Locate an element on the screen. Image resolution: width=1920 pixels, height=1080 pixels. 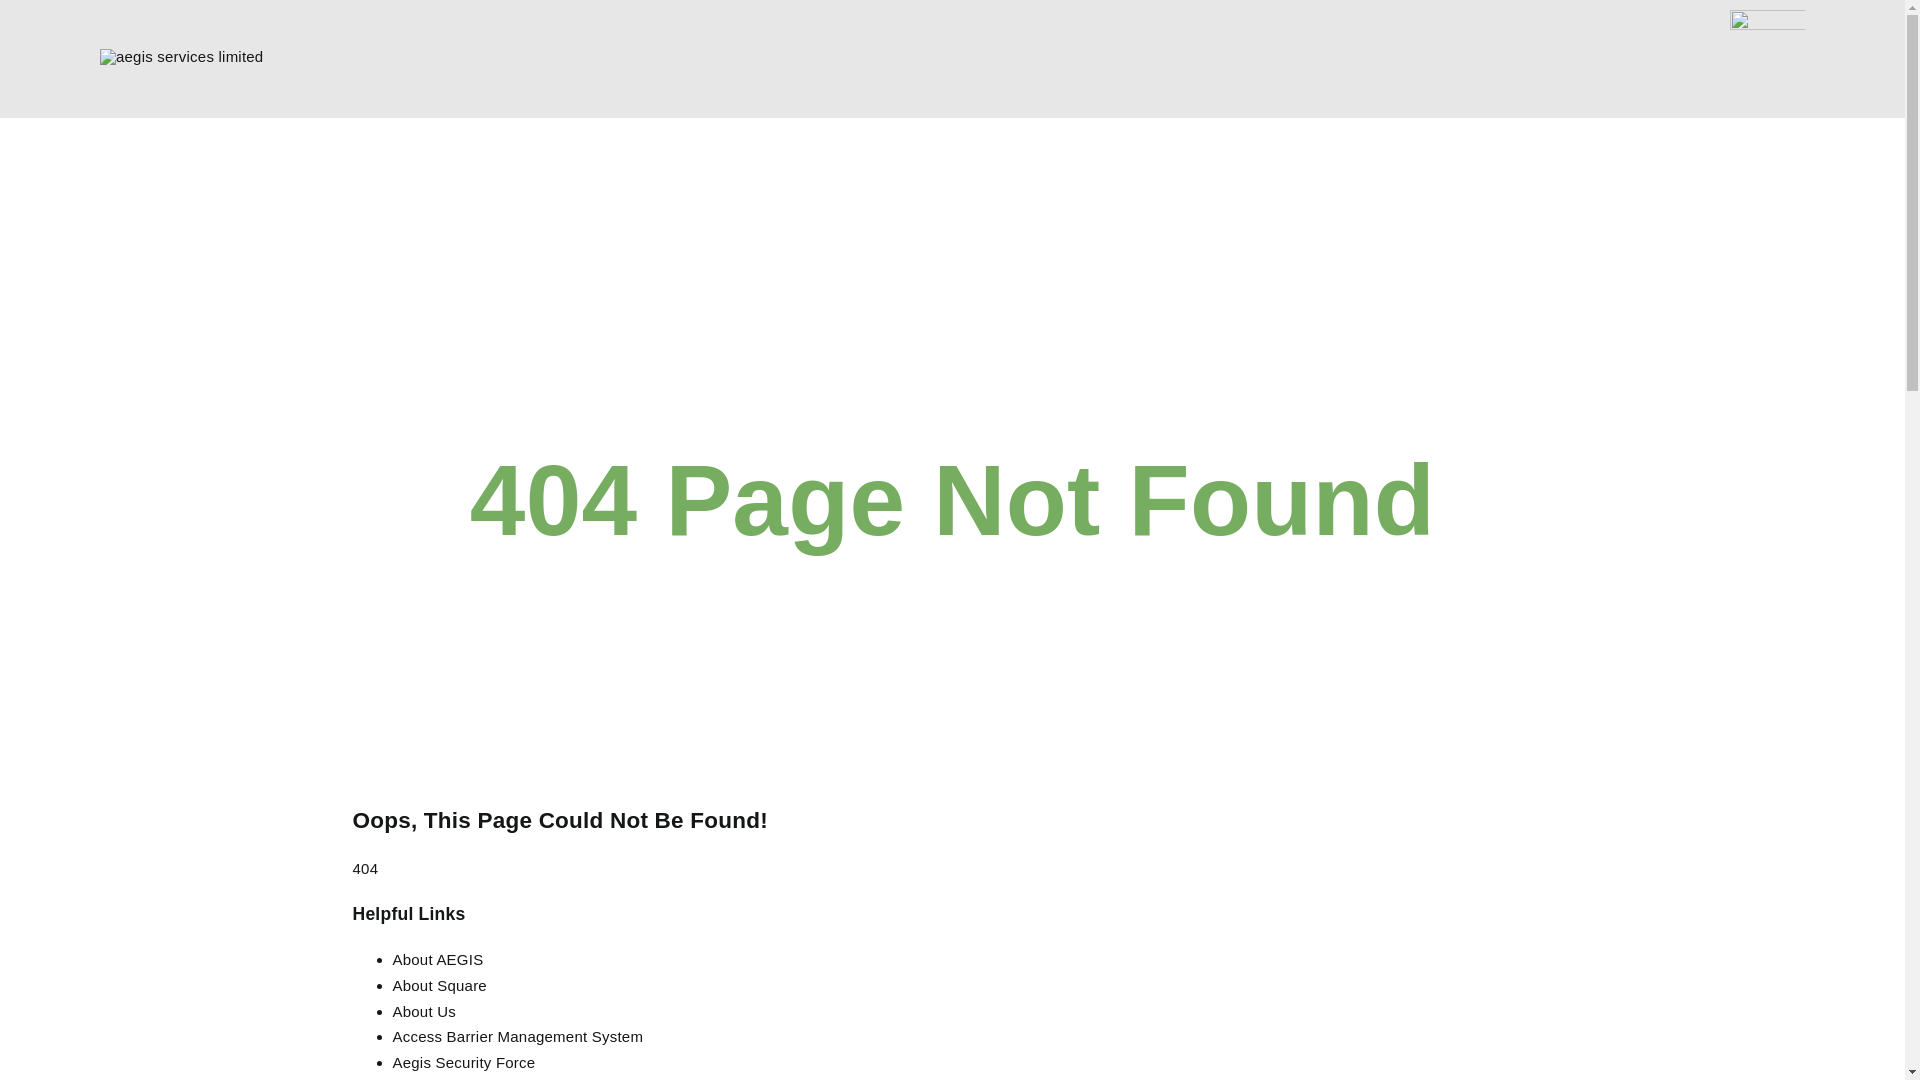
'Access Barrier Management System' is located at coordinates (517, 1035).